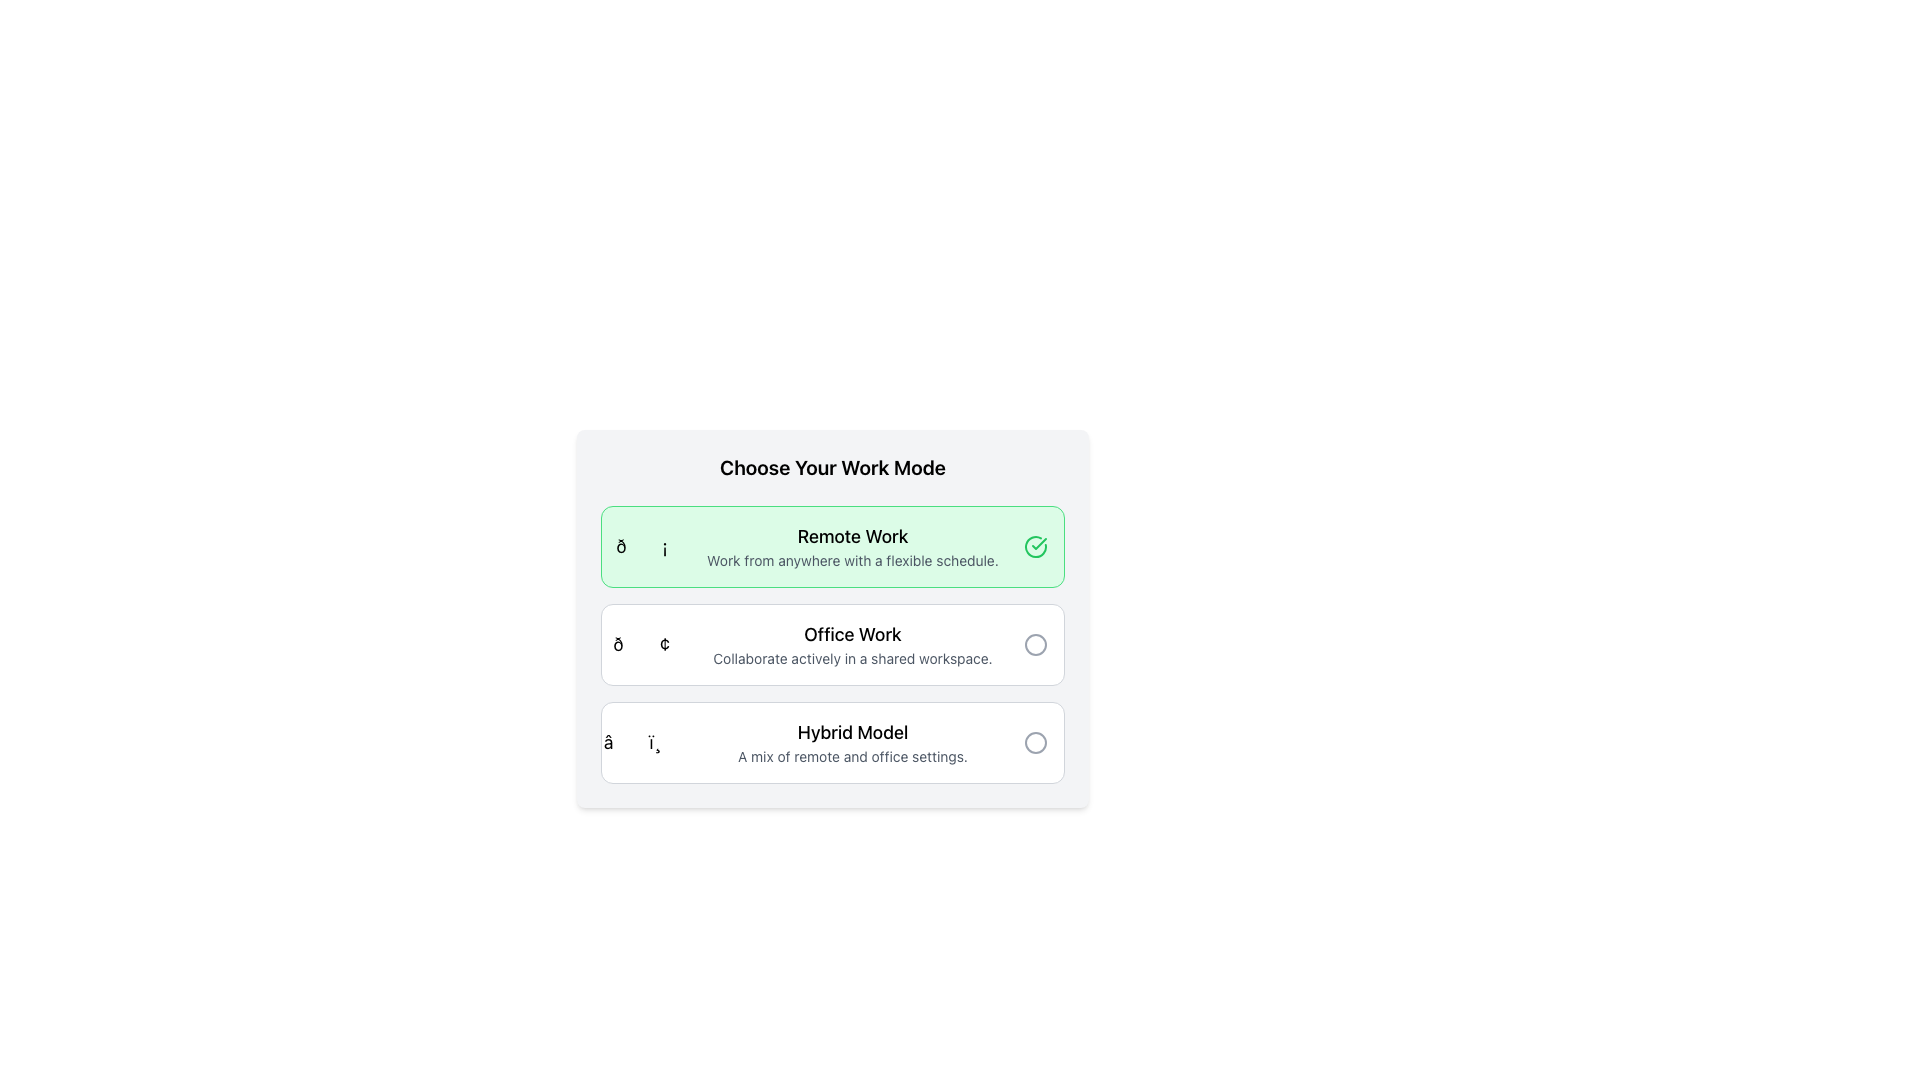 The width and height of the screenshot is (1920, 1080). Describe the element at coordinates (833, 617) in the screenshot. I see `the second option in the work mode selection list, which allows users to select 'Office Work' as their preferred work mode` at that location.